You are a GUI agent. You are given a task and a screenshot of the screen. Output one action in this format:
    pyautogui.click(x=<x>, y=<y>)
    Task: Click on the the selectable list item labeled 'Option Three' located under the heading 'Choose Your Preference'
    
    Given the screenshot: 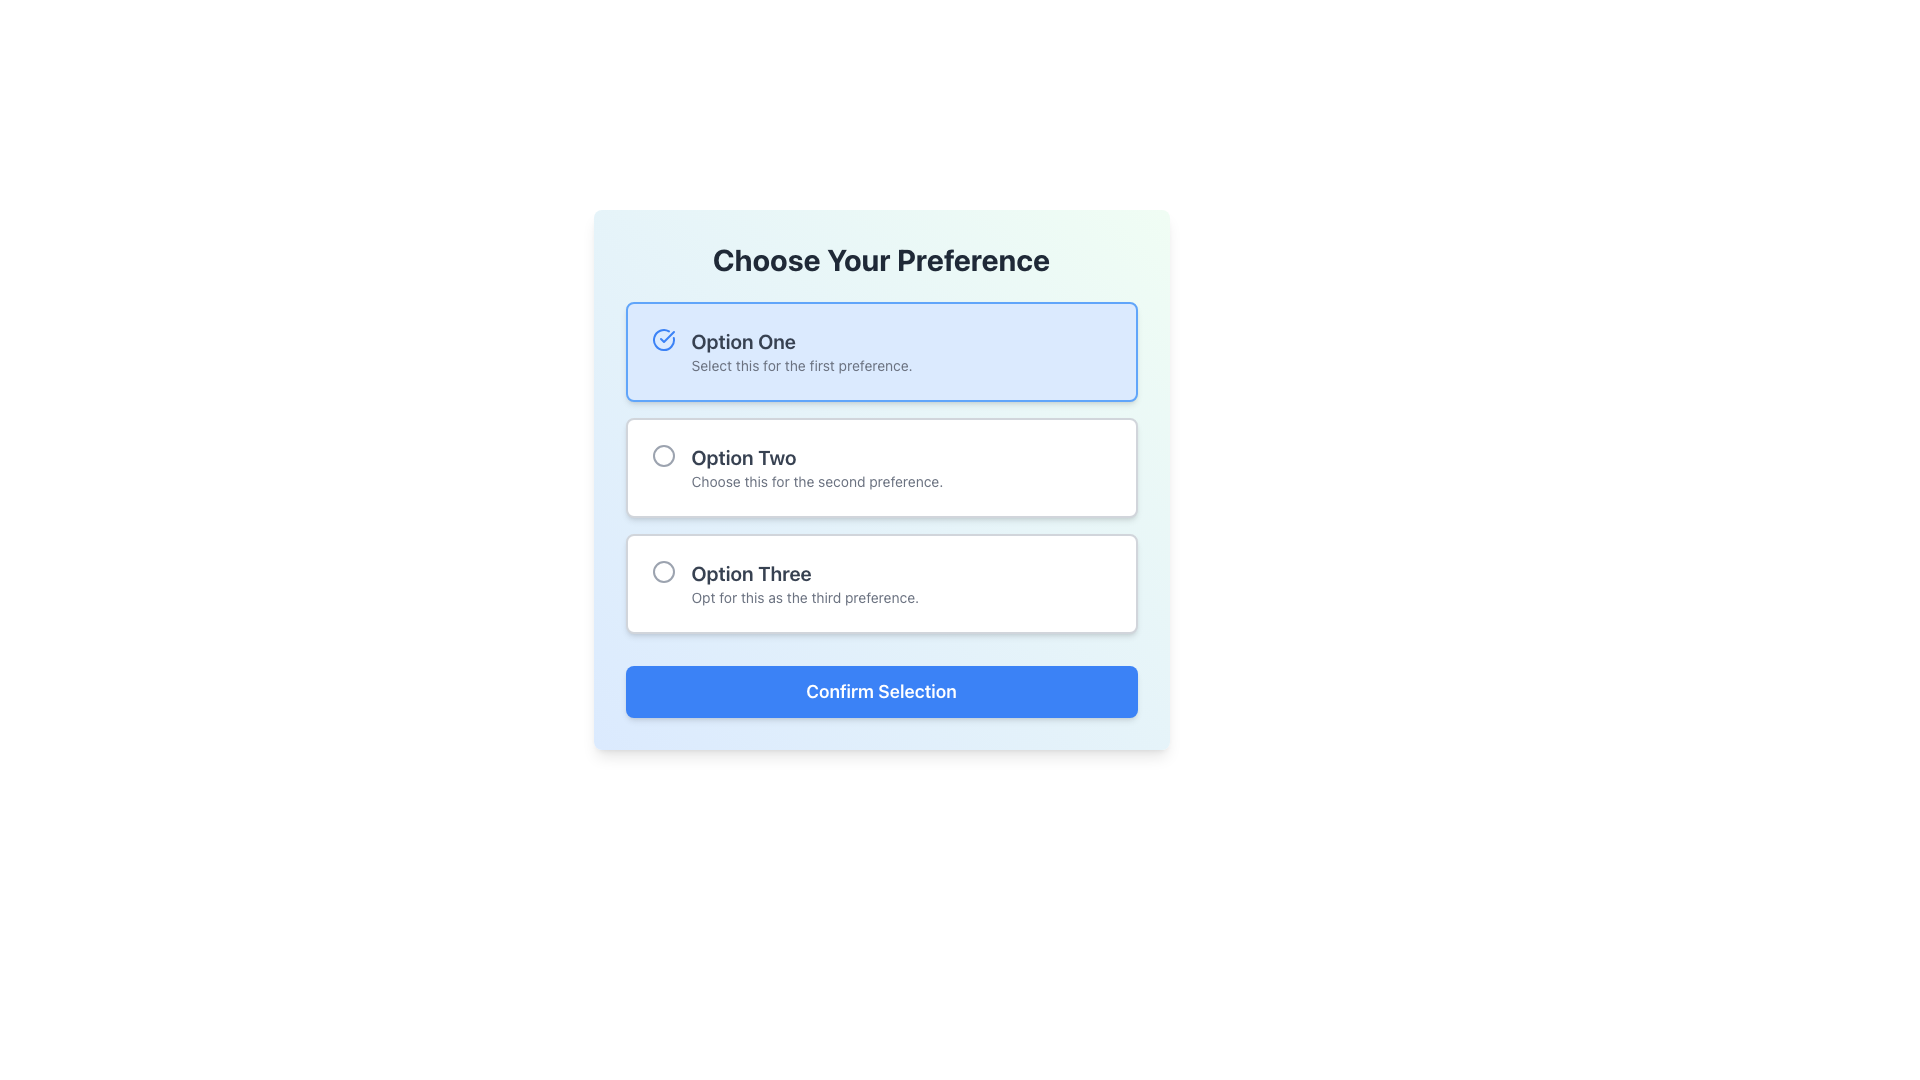 What is the action you would take?
    pyautogui.click(x=880, y=583)
    